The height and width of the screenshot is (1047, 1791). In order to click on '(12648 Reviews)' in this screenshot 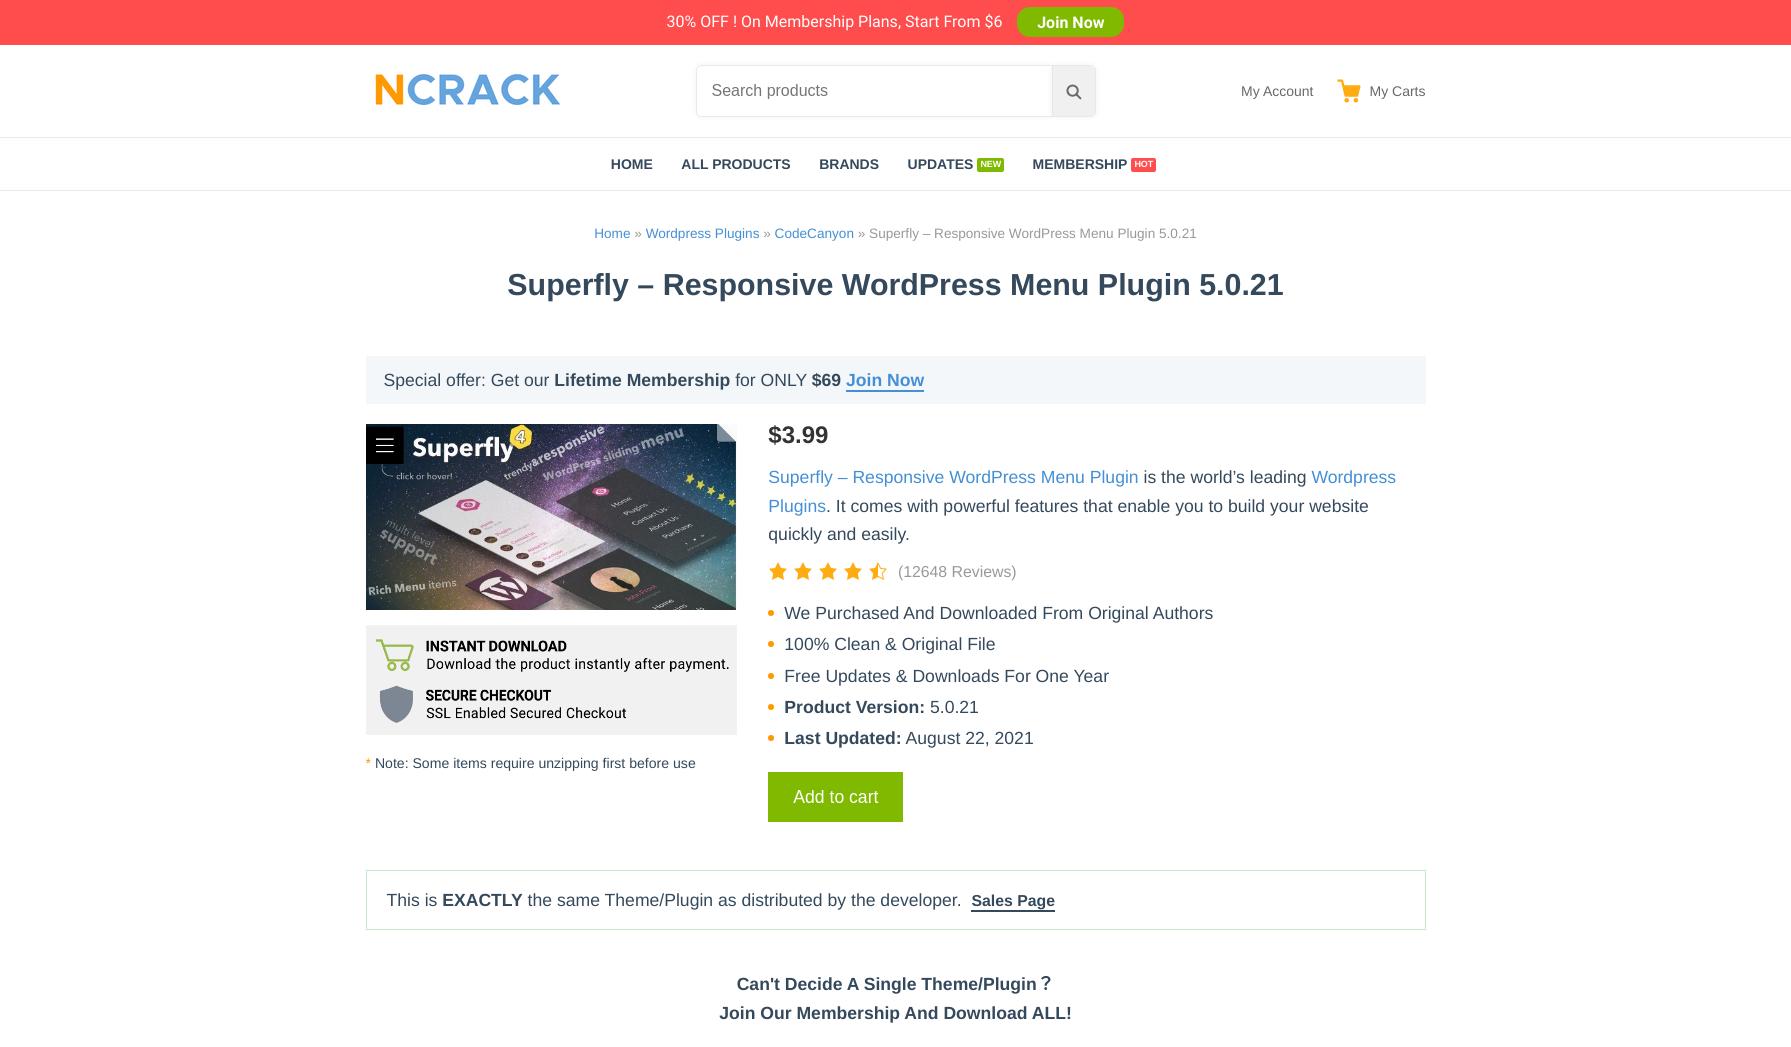, I will do `click(896, 571)`.